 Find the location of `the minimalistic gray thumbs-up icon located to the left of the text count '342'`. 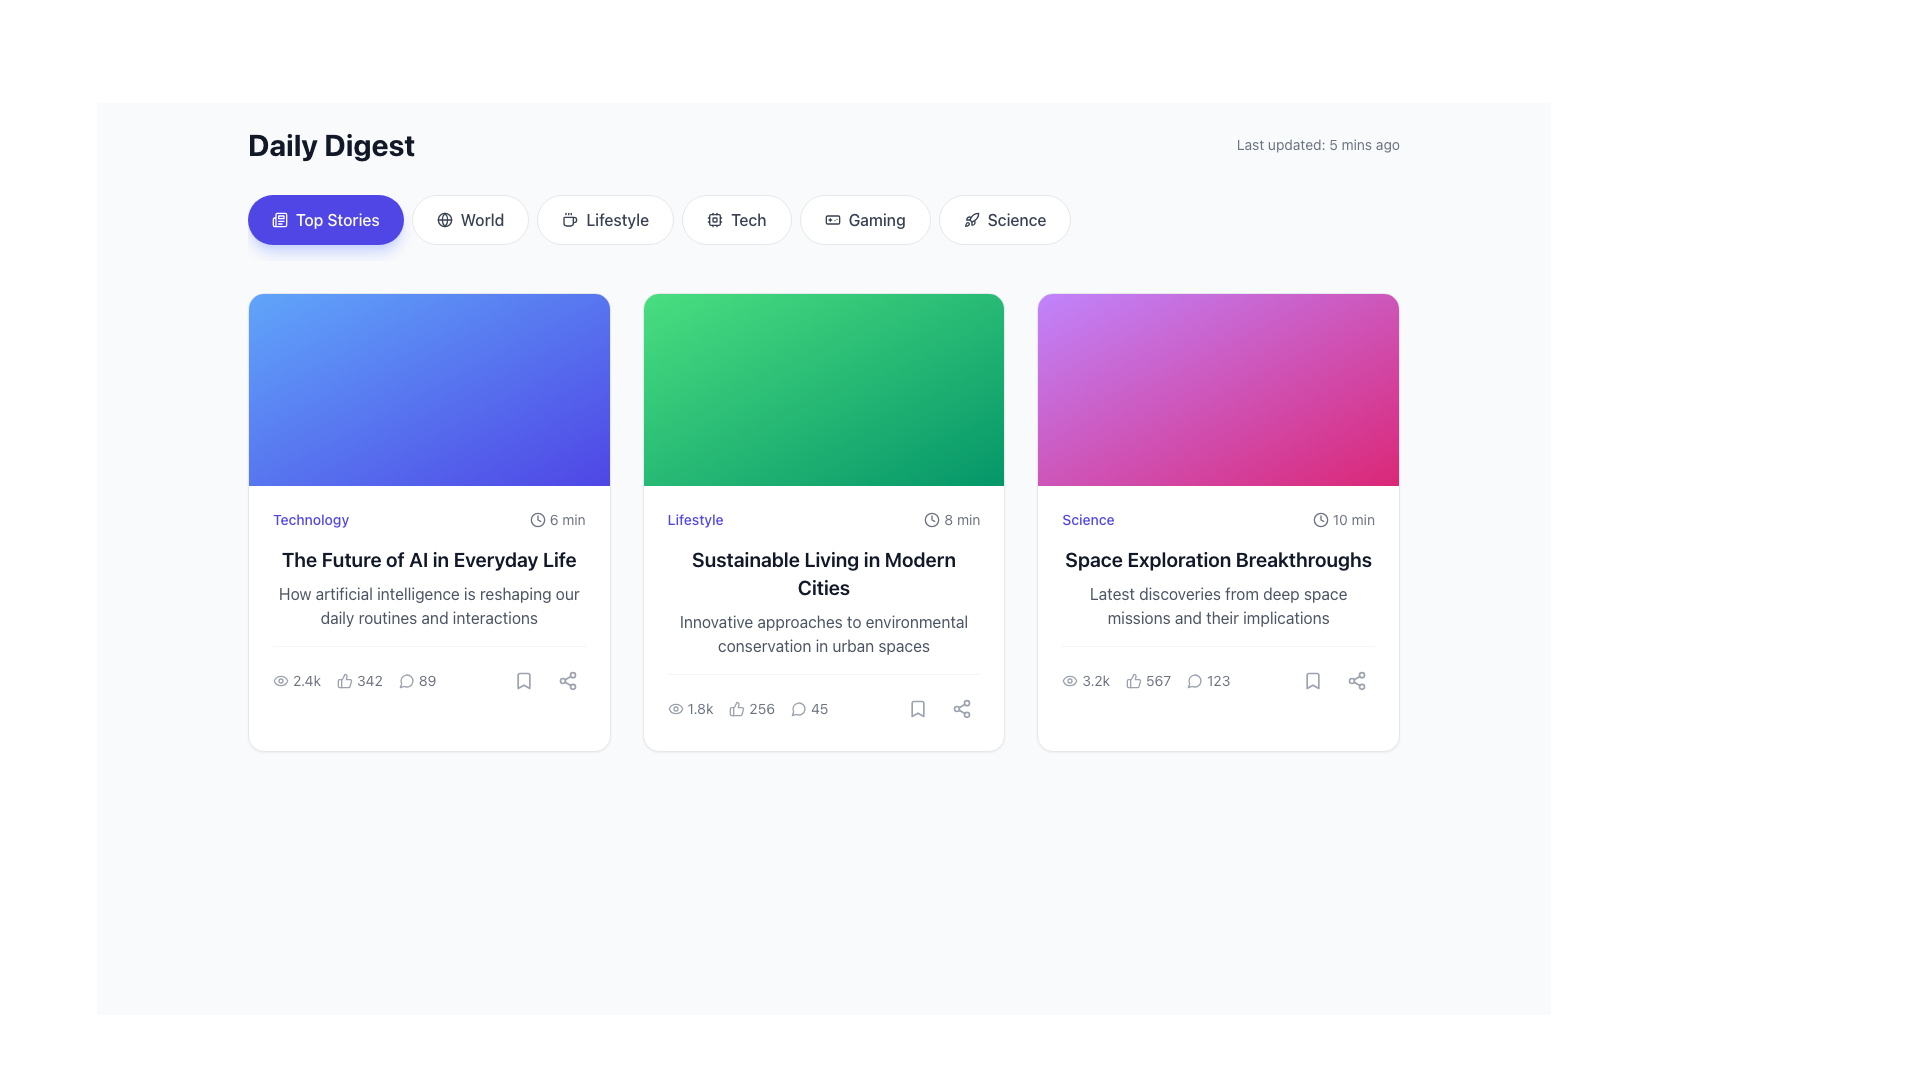

the minimalistic gray thumbs-up icon located to the left of the text count '342' is located at coordinates (345, 680).